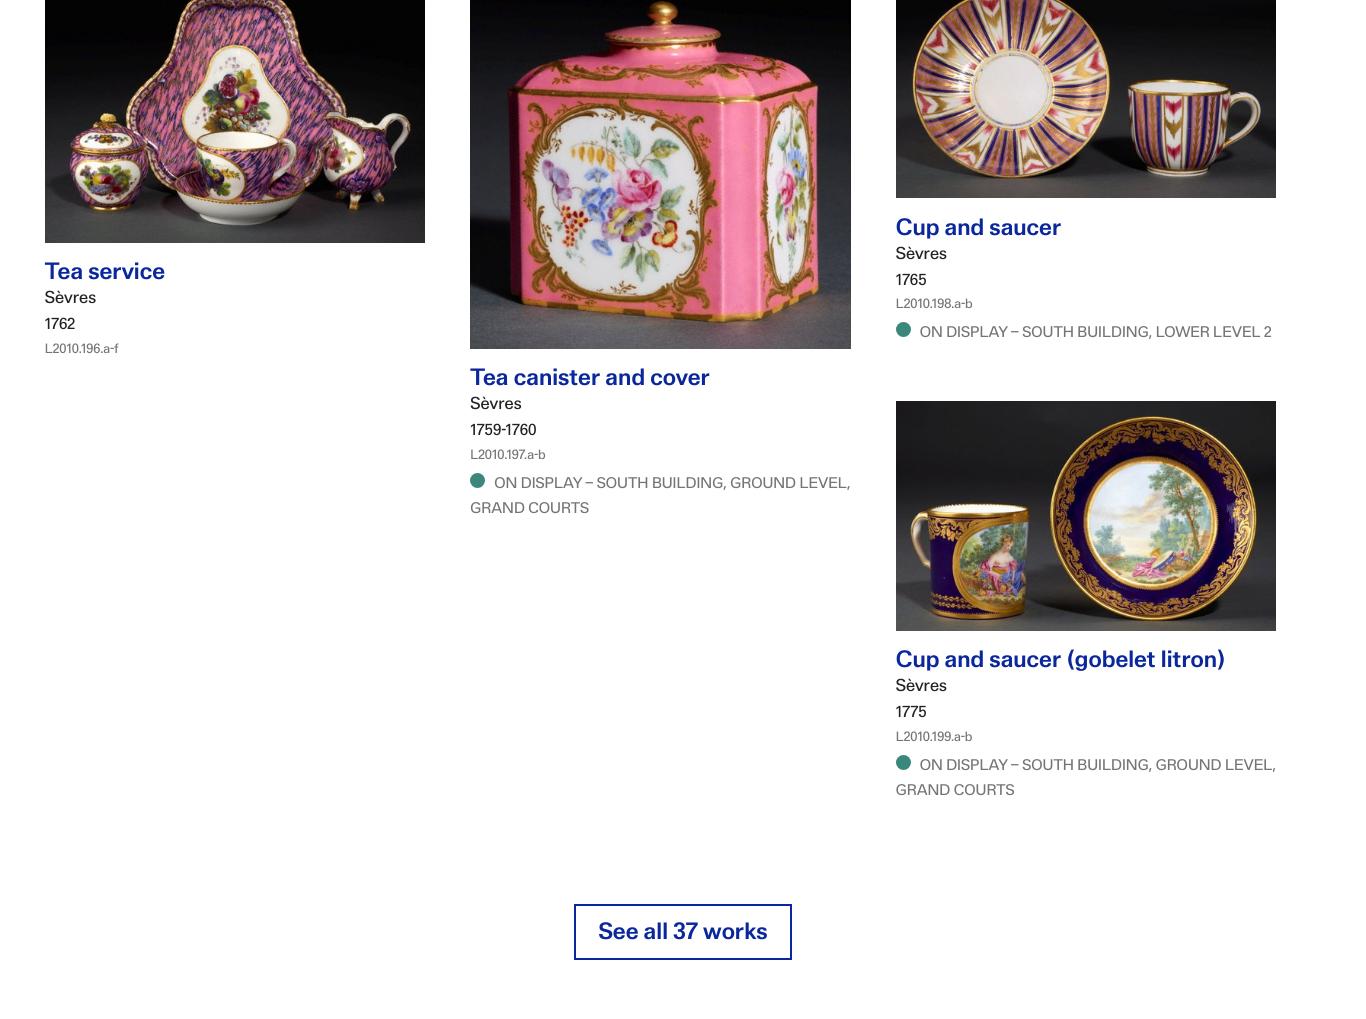 The image size is (1366, 1019). What do you see at coordinates (1089, 673) in the screenshot?
I see `'Cup and saucer (gobelet litron)'` at bounding box center [1089, 673].